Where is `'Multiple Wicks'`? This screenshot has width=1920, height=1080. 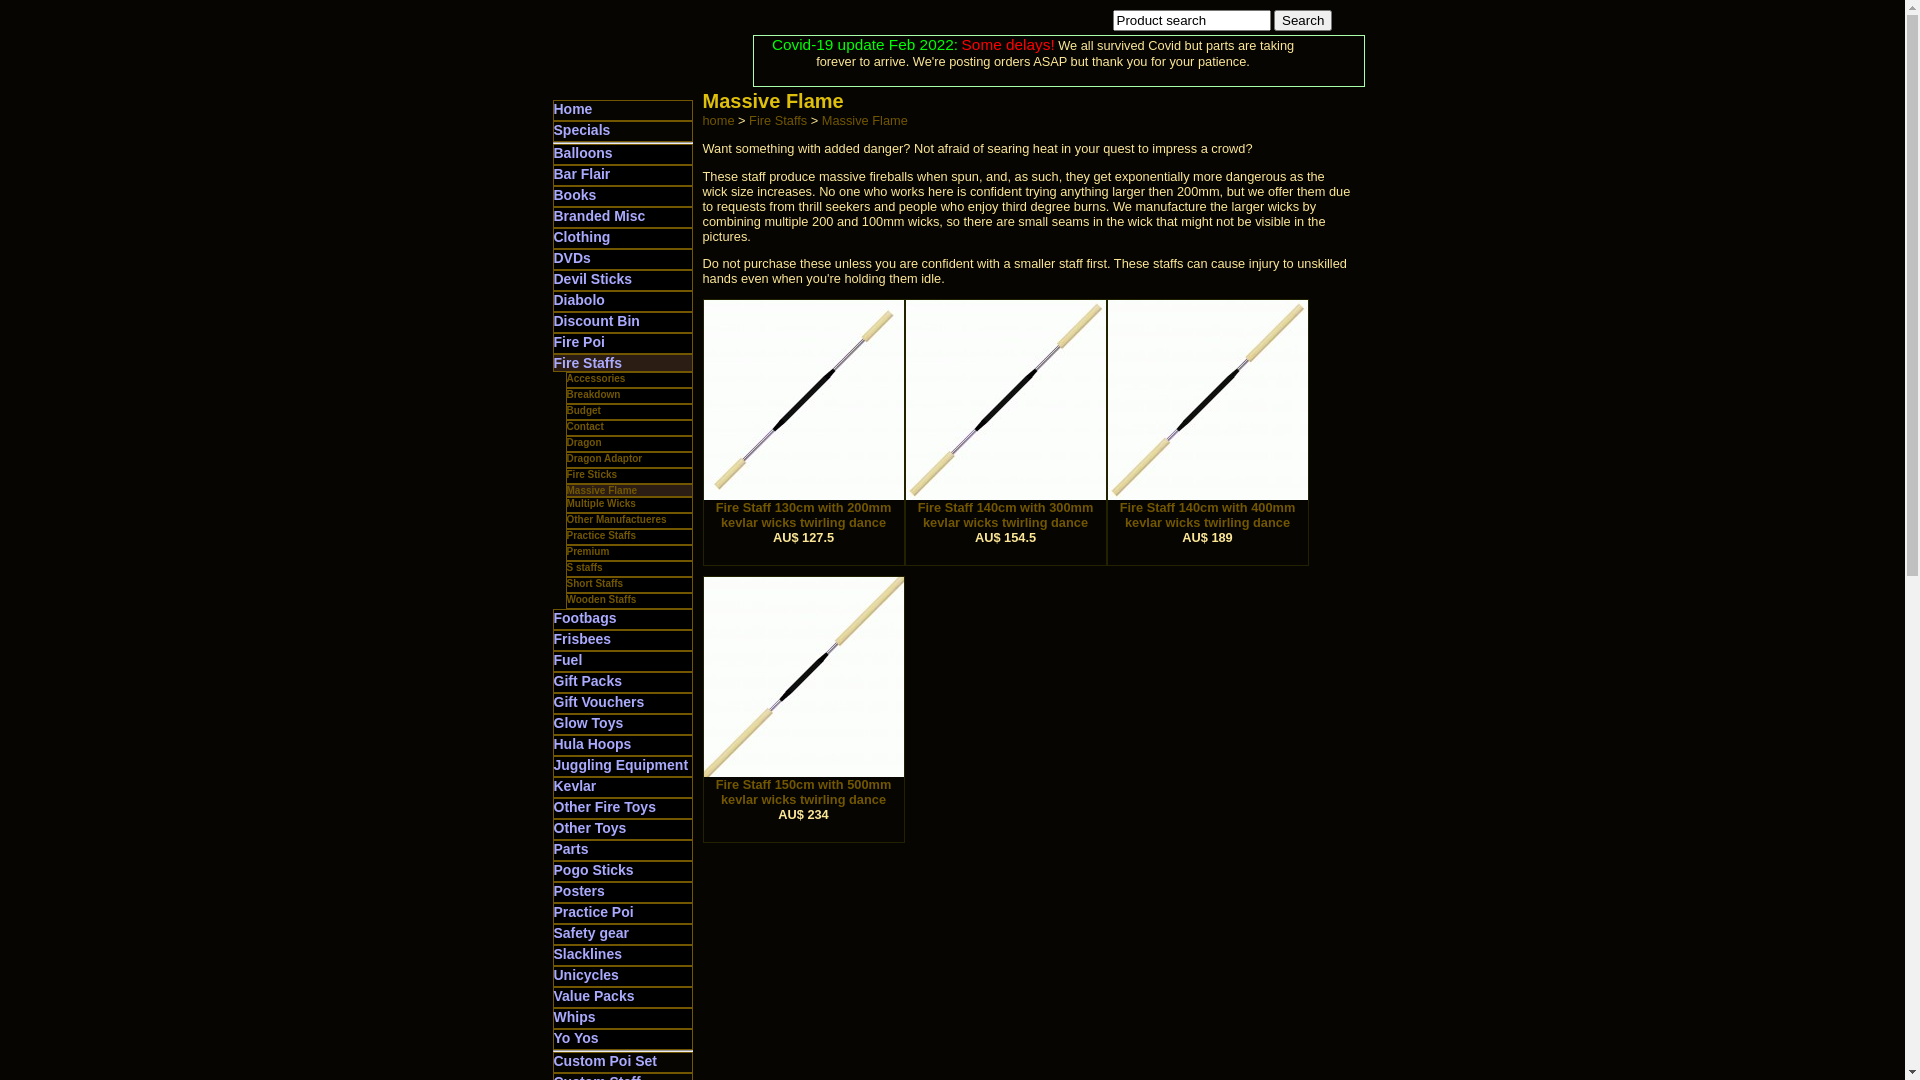 'Multiple Wicks' is located at coordinates (599, 502).